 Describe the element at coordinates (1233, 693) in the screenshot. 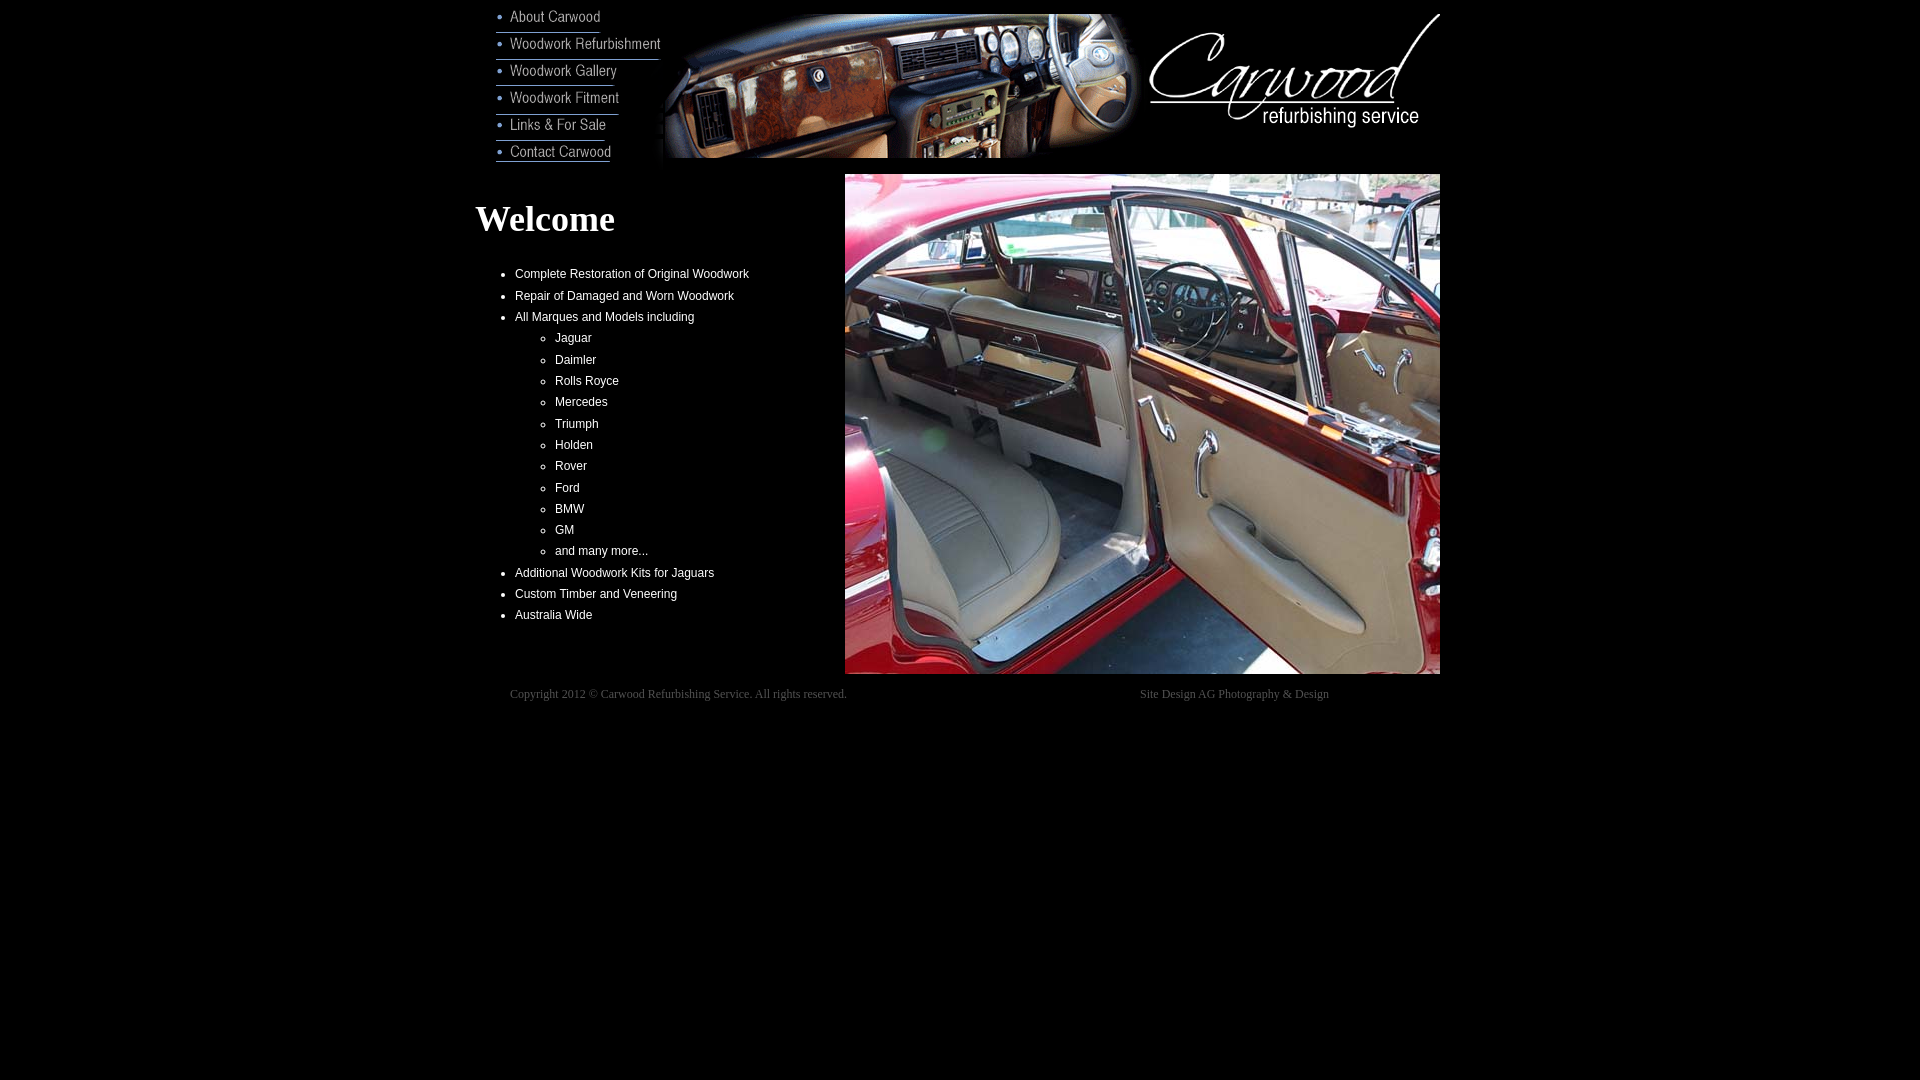

I see `'Site Design AG Photography & Design'` at that location.